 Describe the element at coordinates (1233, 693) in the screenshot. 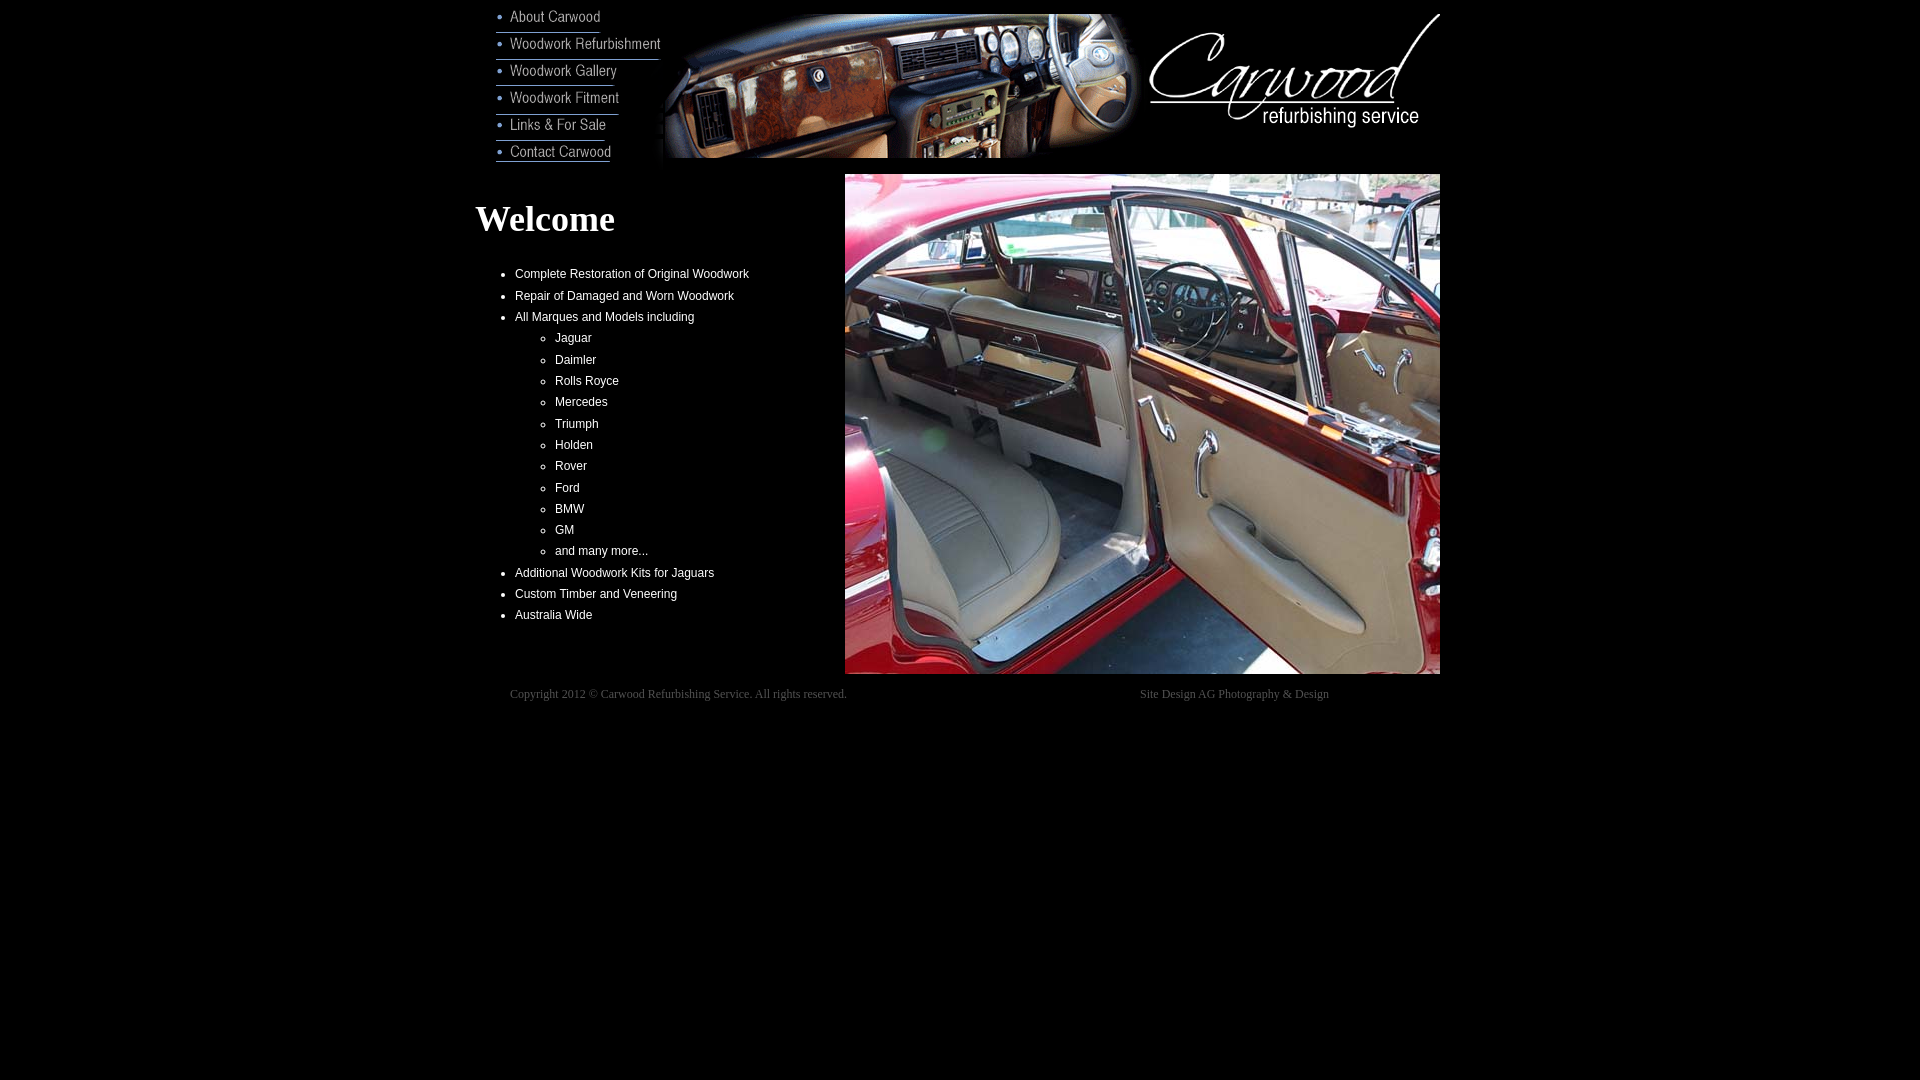

I see `'Site Design AG Photography & Design'` at that location.